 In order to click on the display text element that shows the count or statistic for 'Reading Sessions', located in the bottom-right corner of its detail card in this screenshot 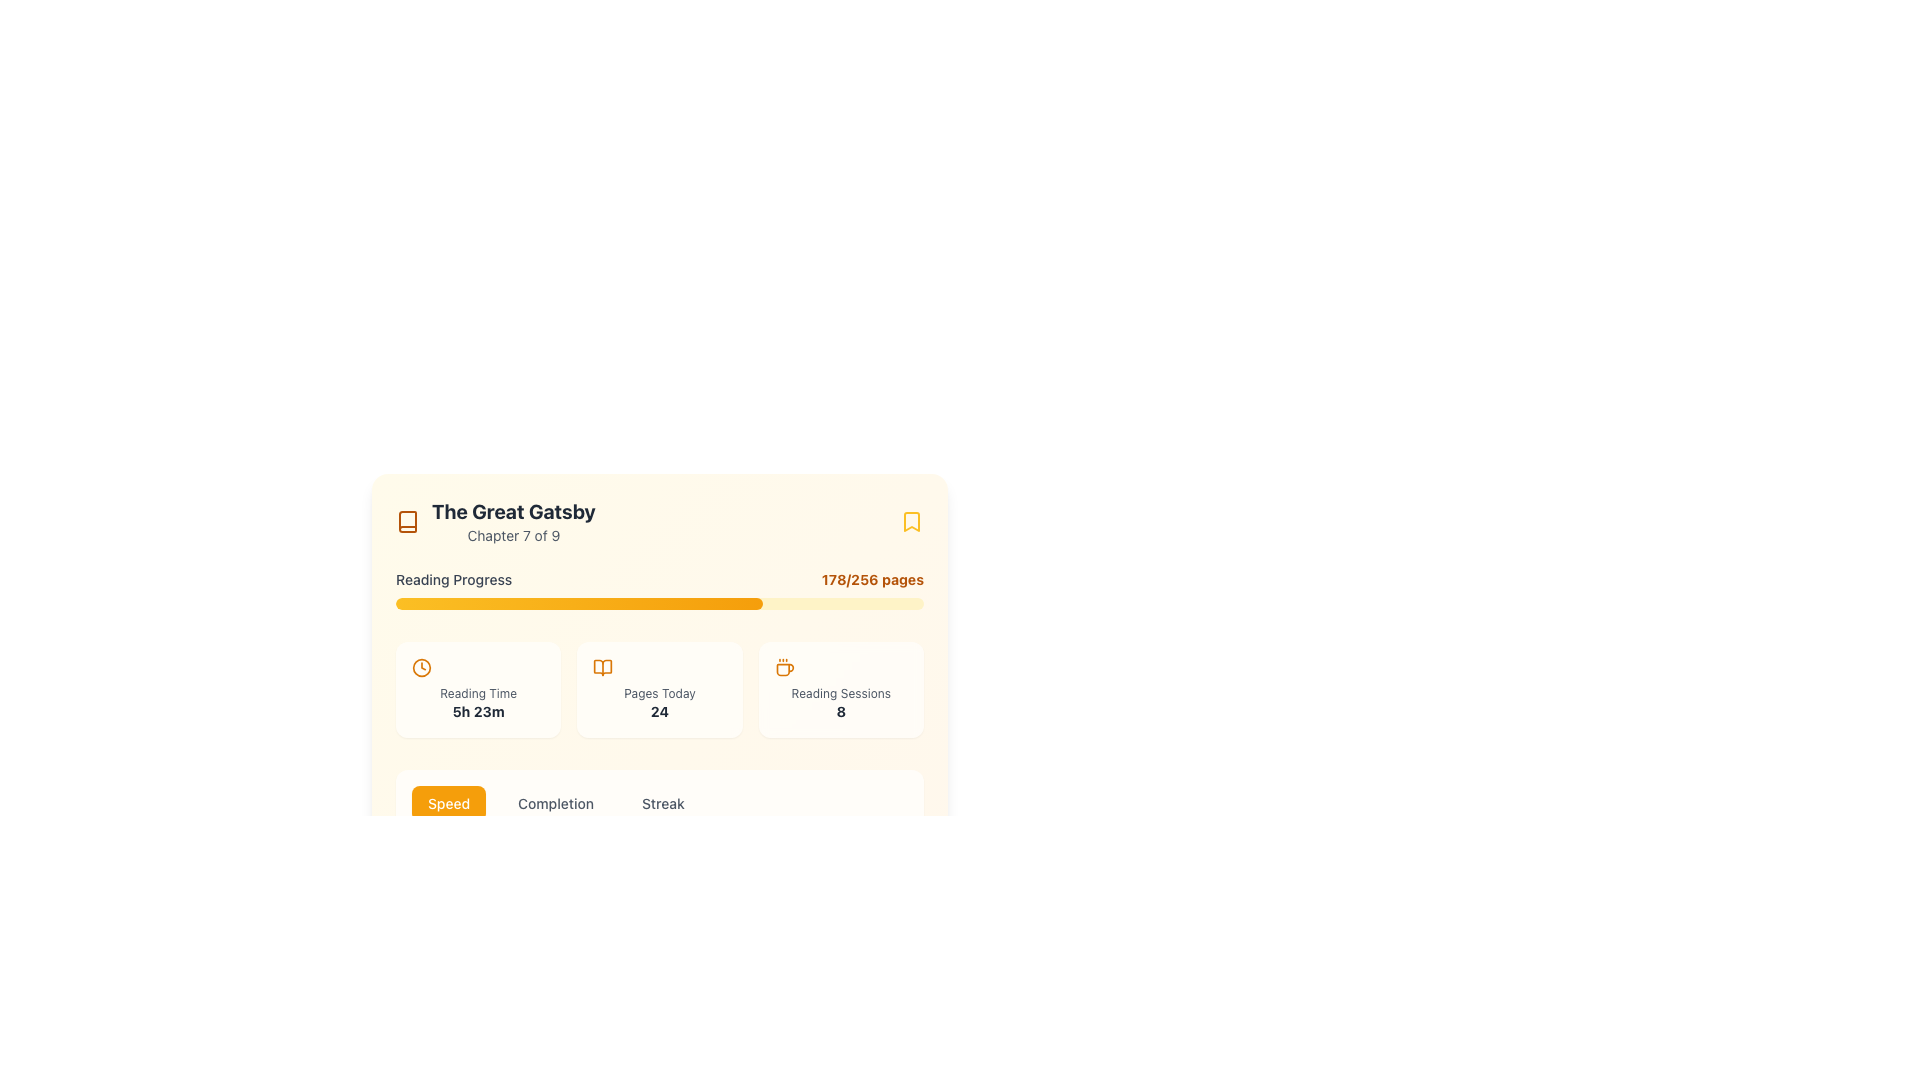, I will do `click(841, 711)`.